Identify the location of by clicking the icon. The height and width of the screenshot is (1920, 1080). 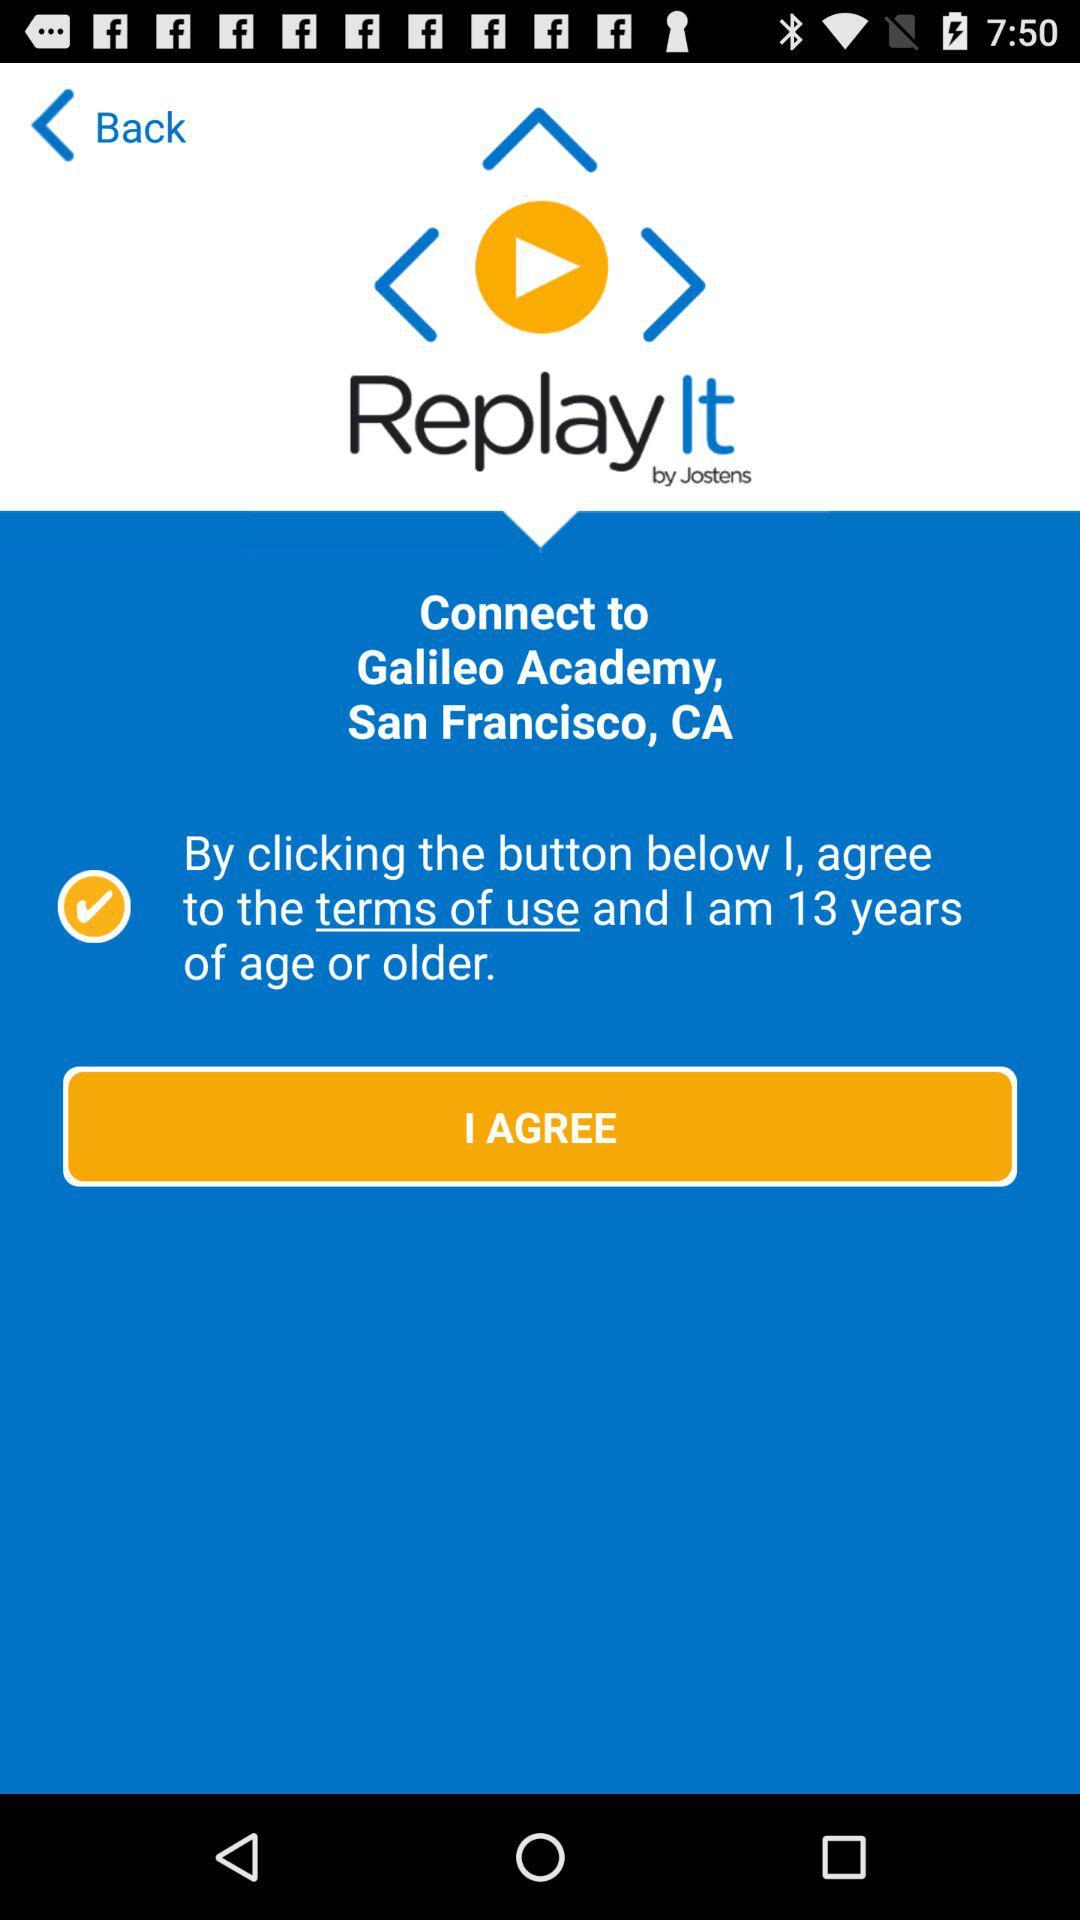
(606, 905).